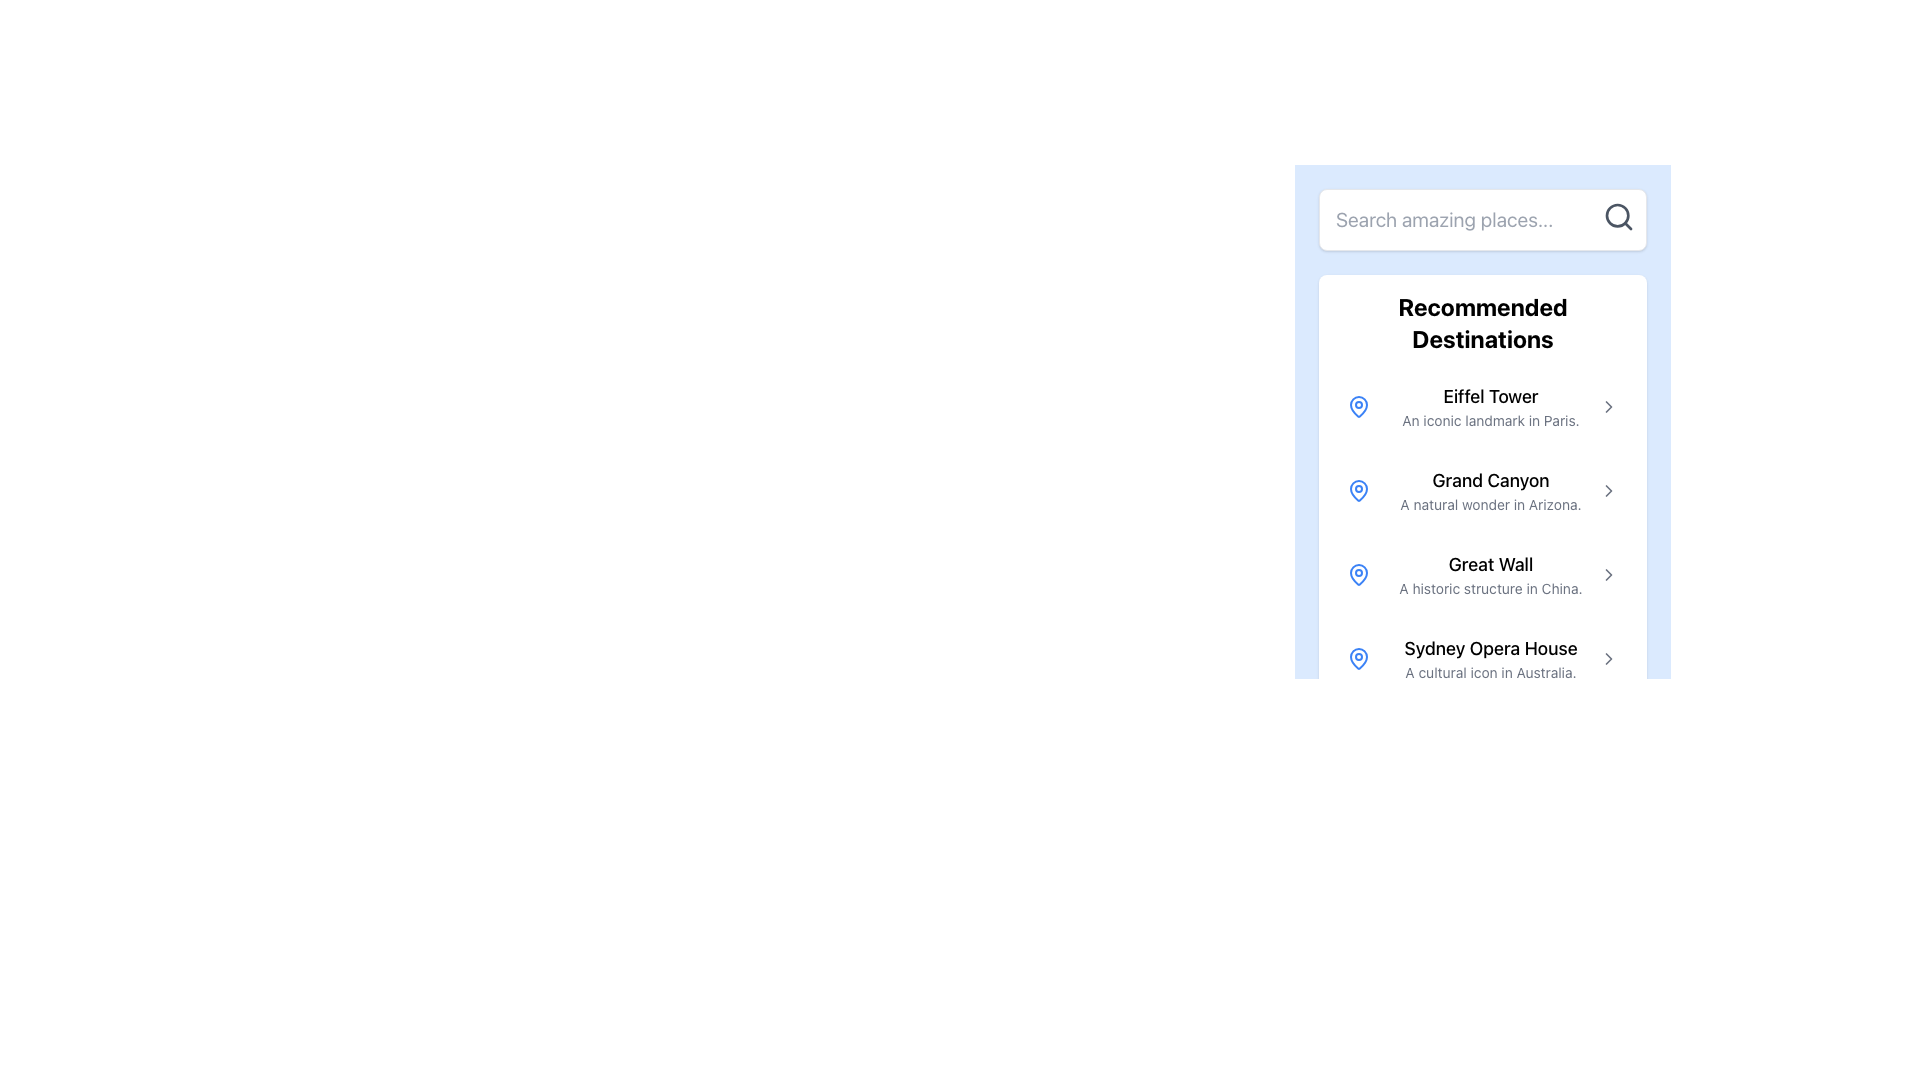 The height and width of the screenshot is (1080, 1920). Describe the element at coordinates (1483, 406) in the screenshot. I see `the first Navigation list item titled 'Eiffel Tower'` at that location.